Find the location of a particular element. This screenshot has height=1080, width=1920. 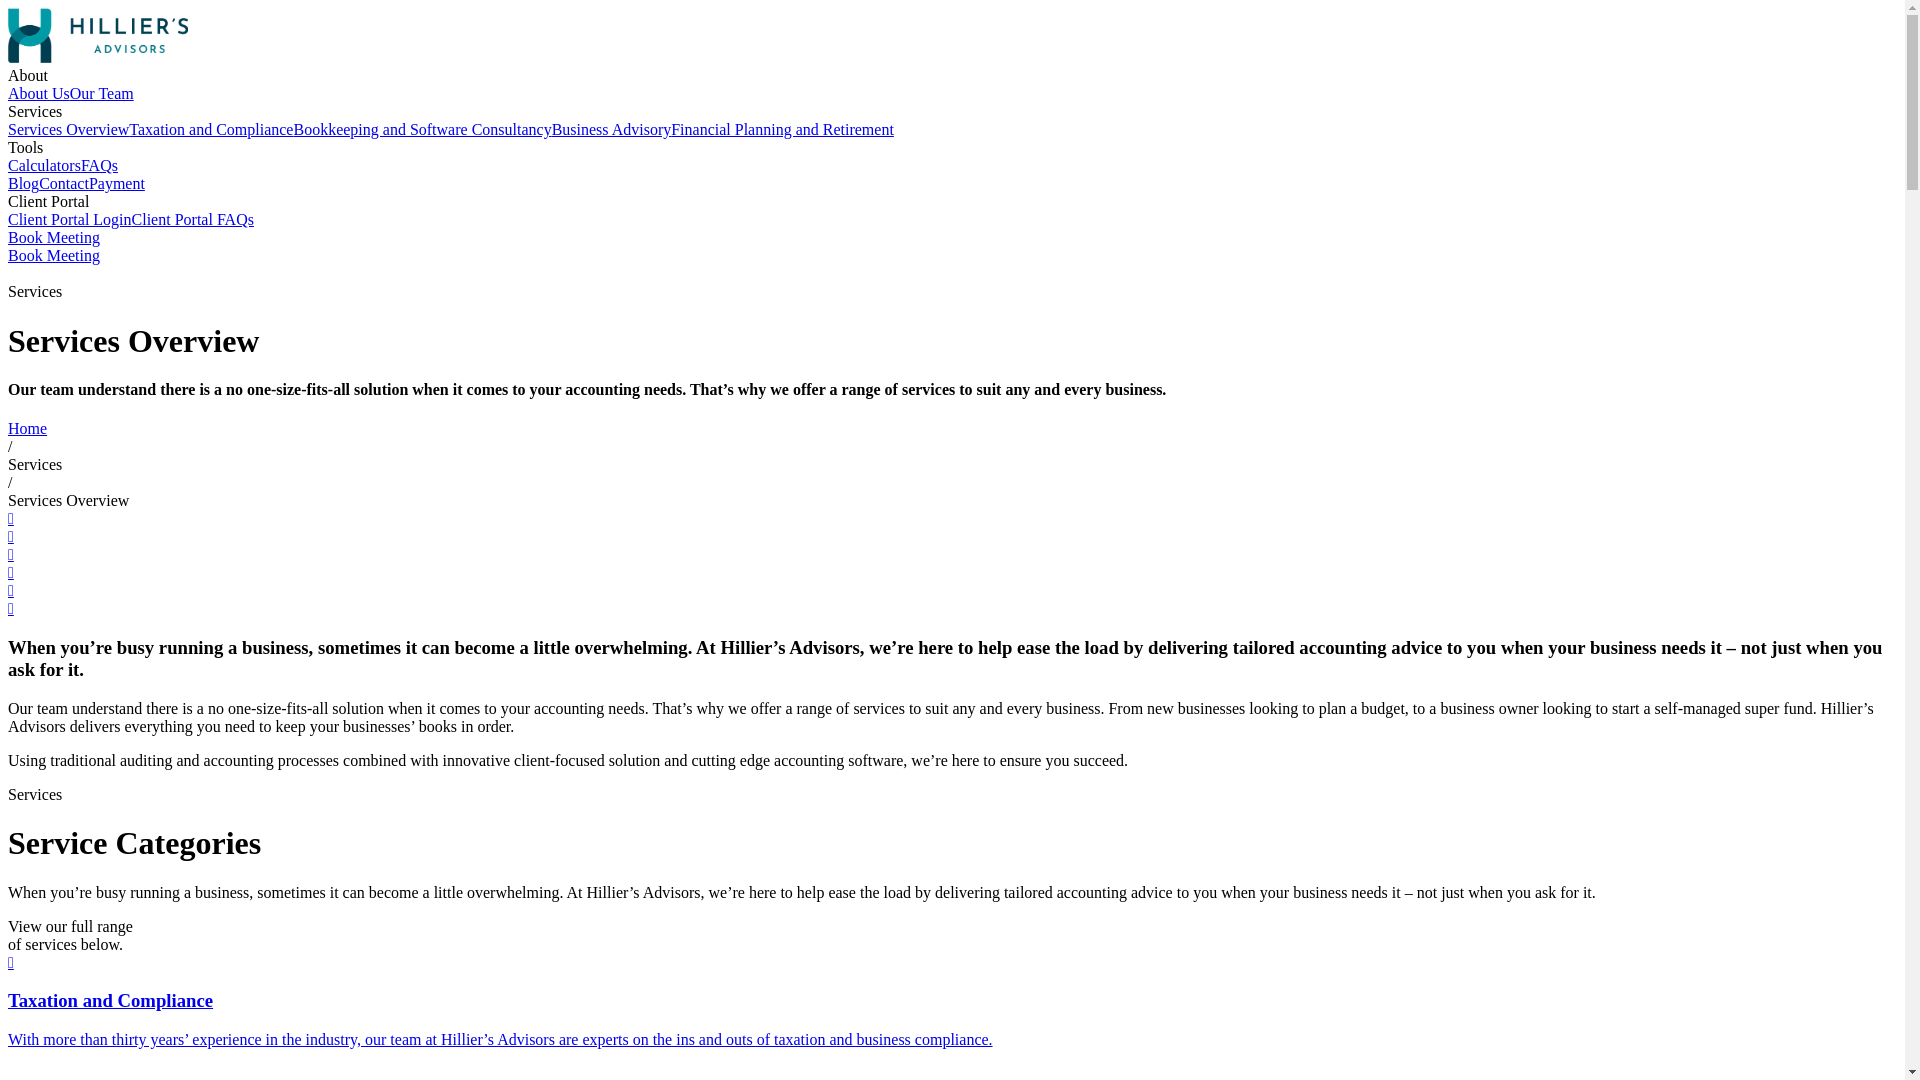

'Calculators' is located at coordinates (8, 164).